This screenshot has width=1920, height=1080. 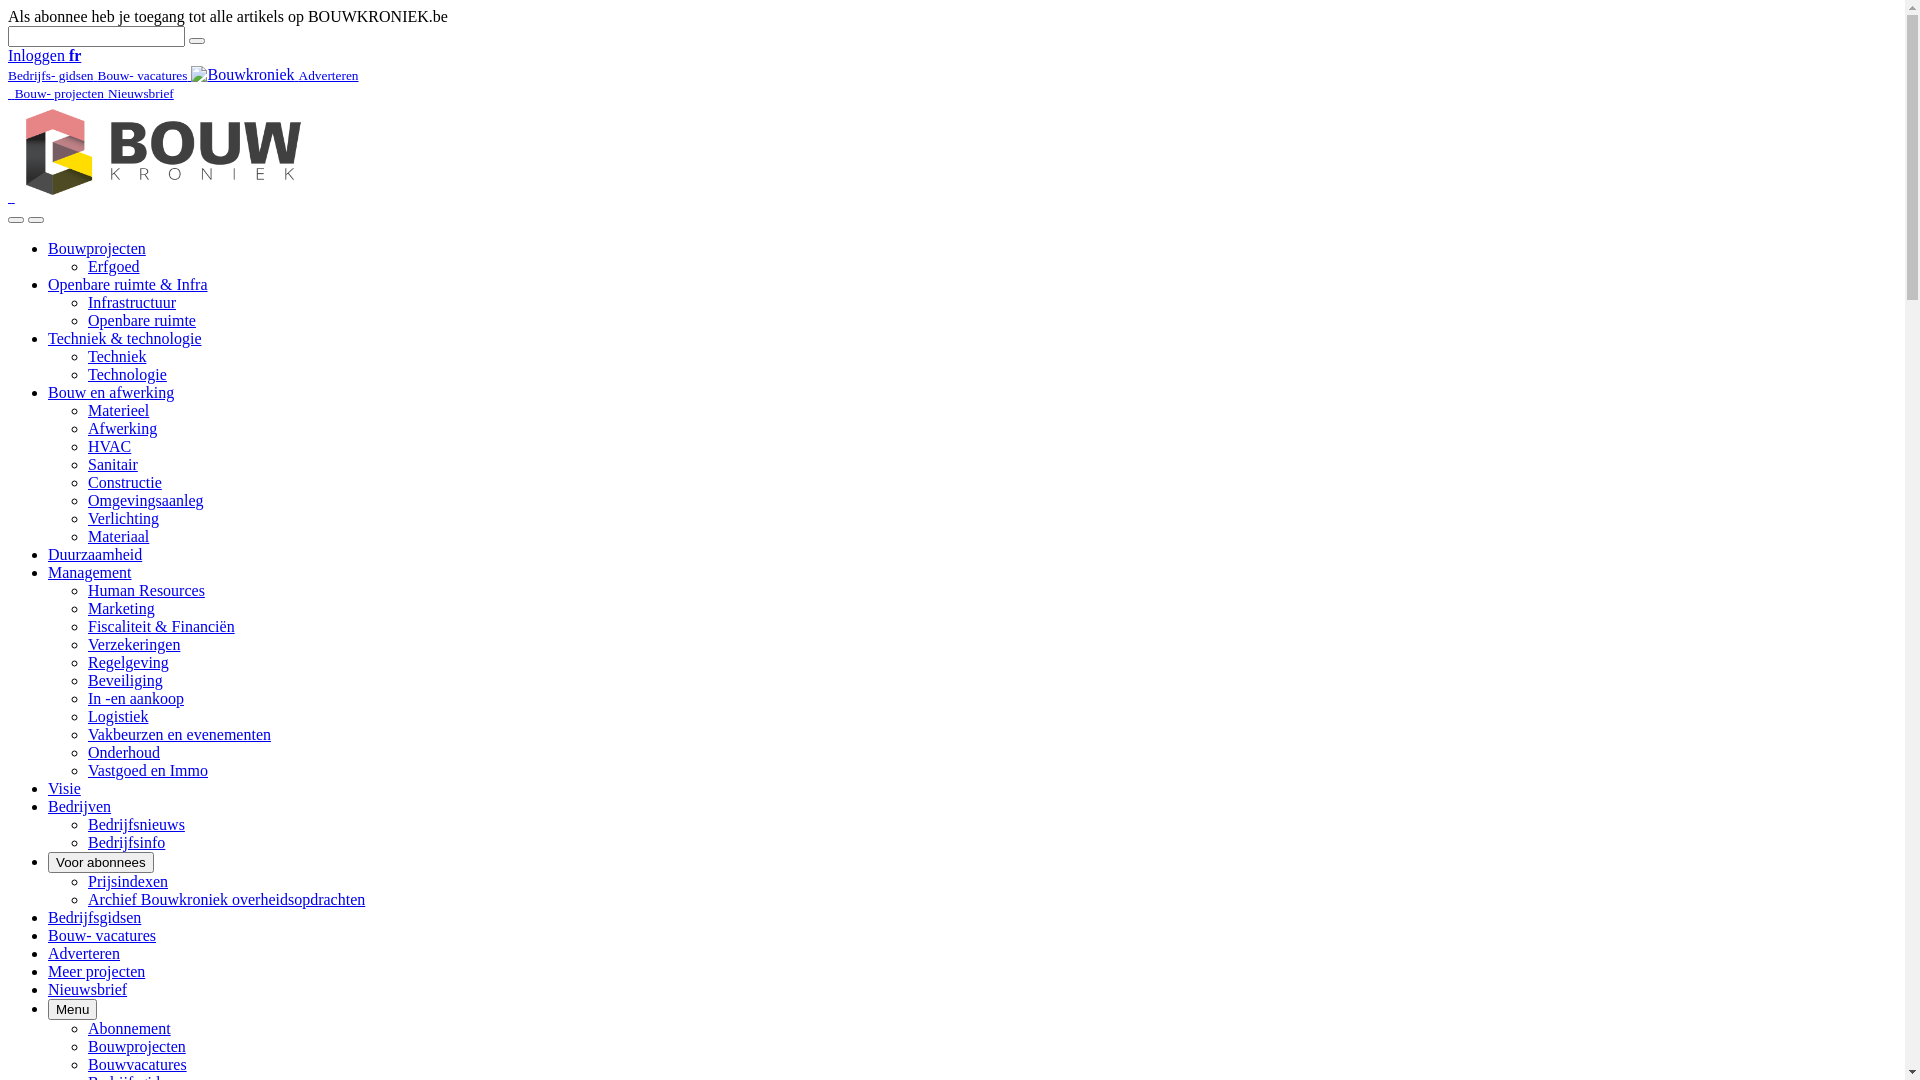 I want to click on 'Menu', so click(x=72, y=1009).